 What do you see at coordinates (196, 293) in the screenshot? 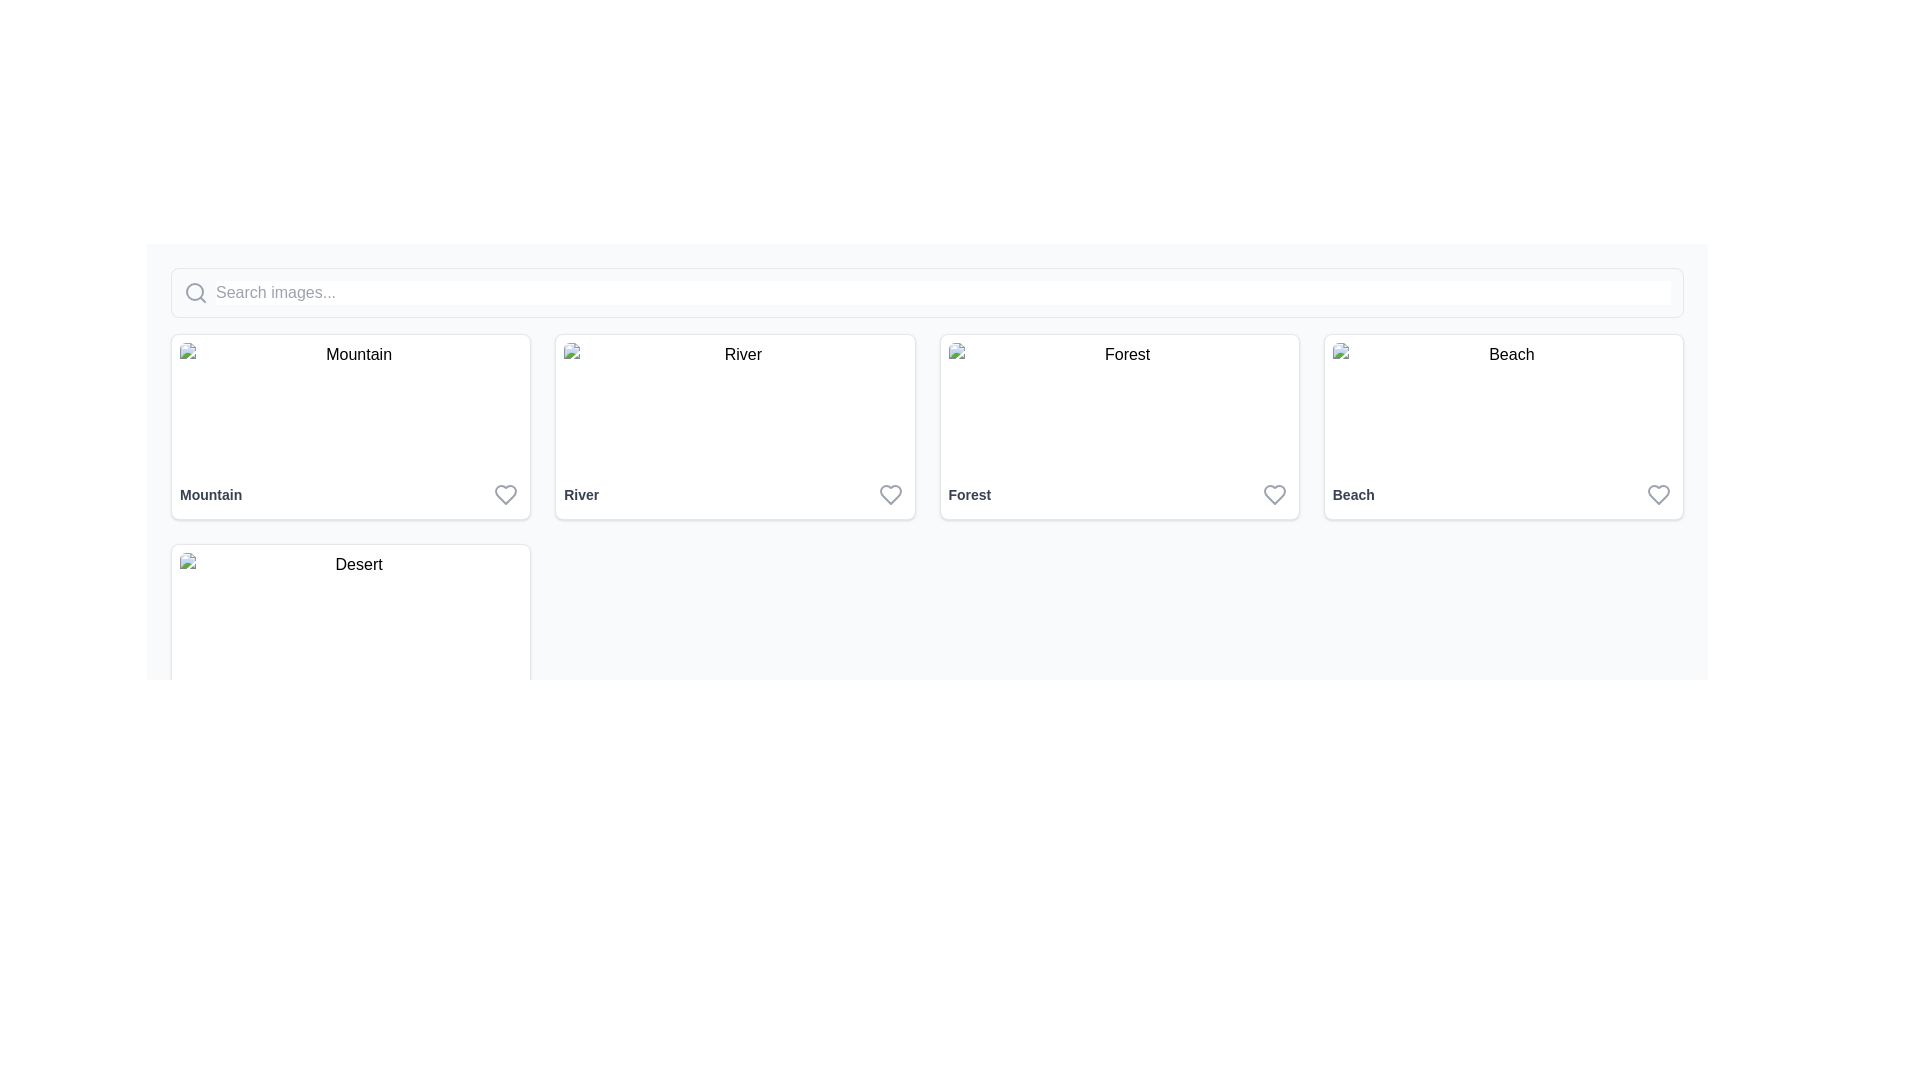
I see `the search icon` at bounding box center [196, 293].